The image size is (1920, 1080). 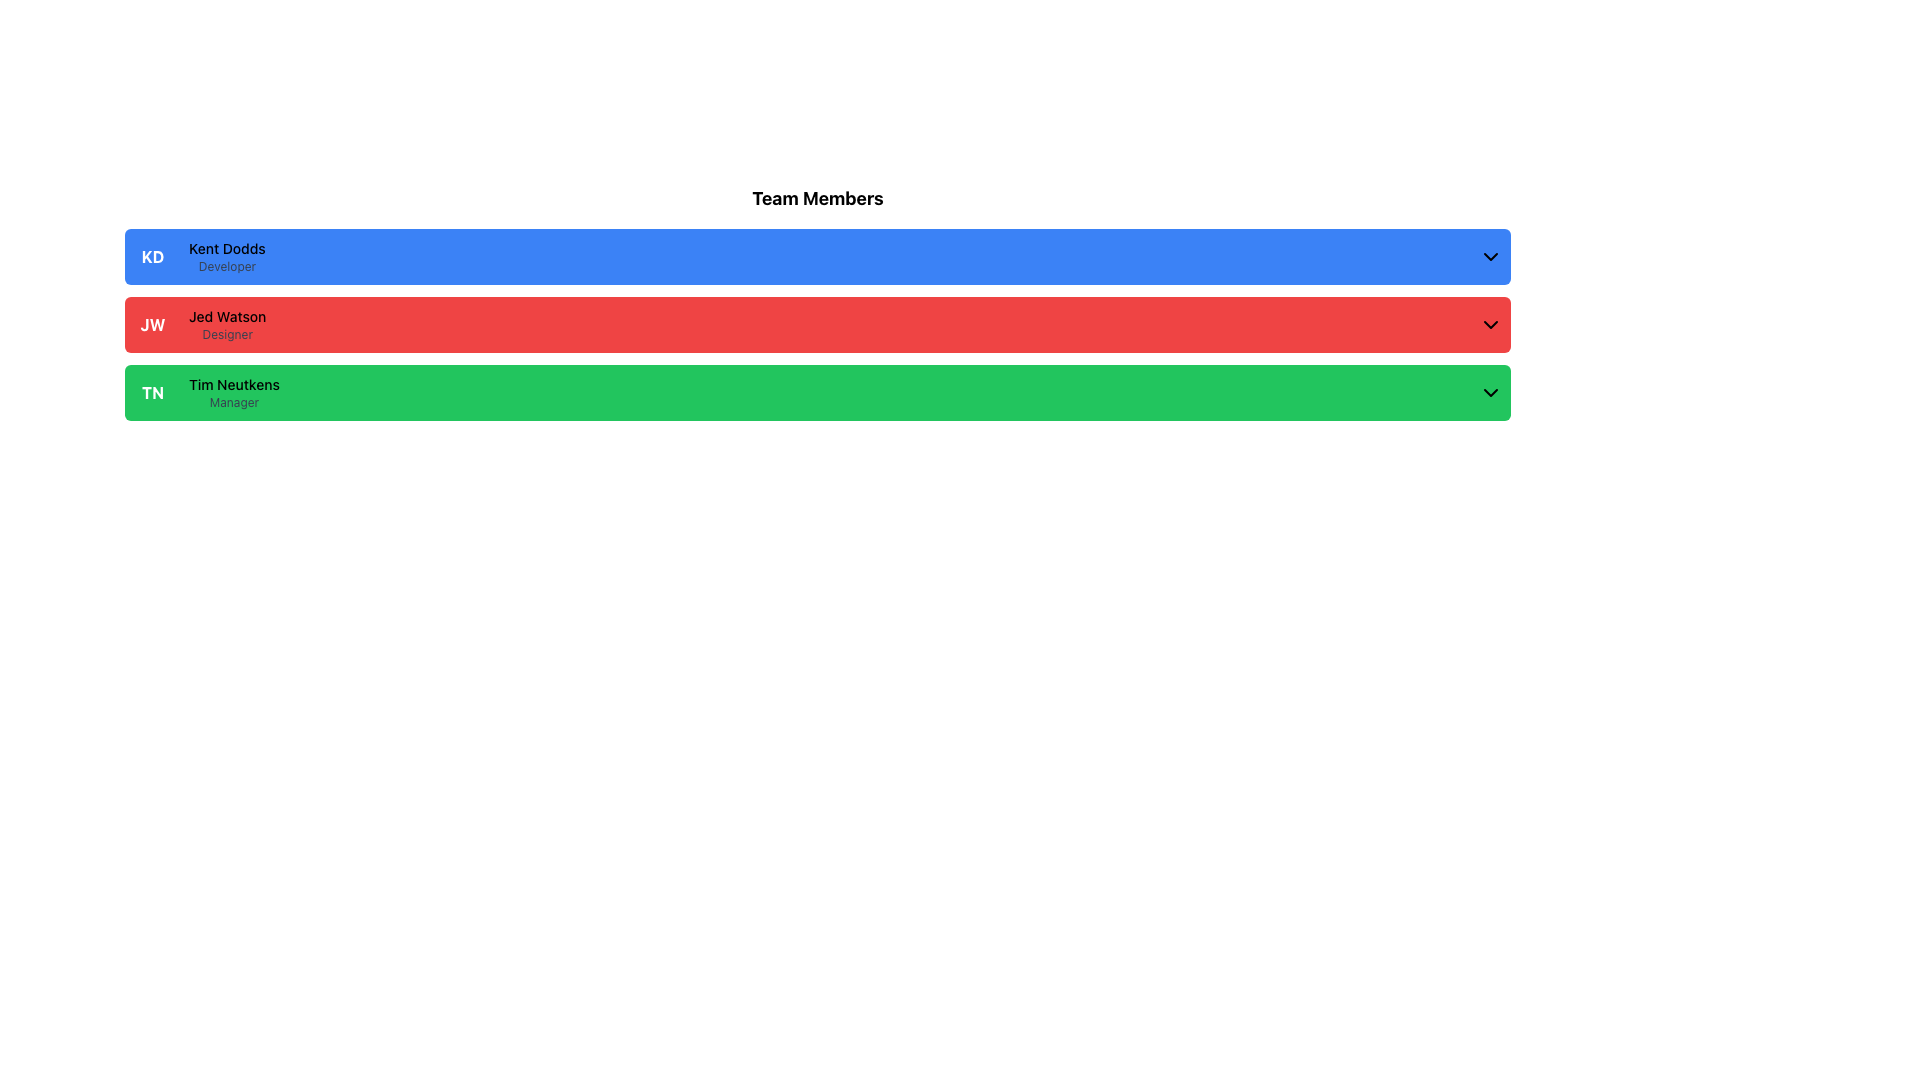 What do you see at coordinates (1491, 323) in the screenshot?
I see `the expansion icon located at the far right of the red rectangular area containing 'Jed Watson Designer'` at bounding box center [1491, 323].